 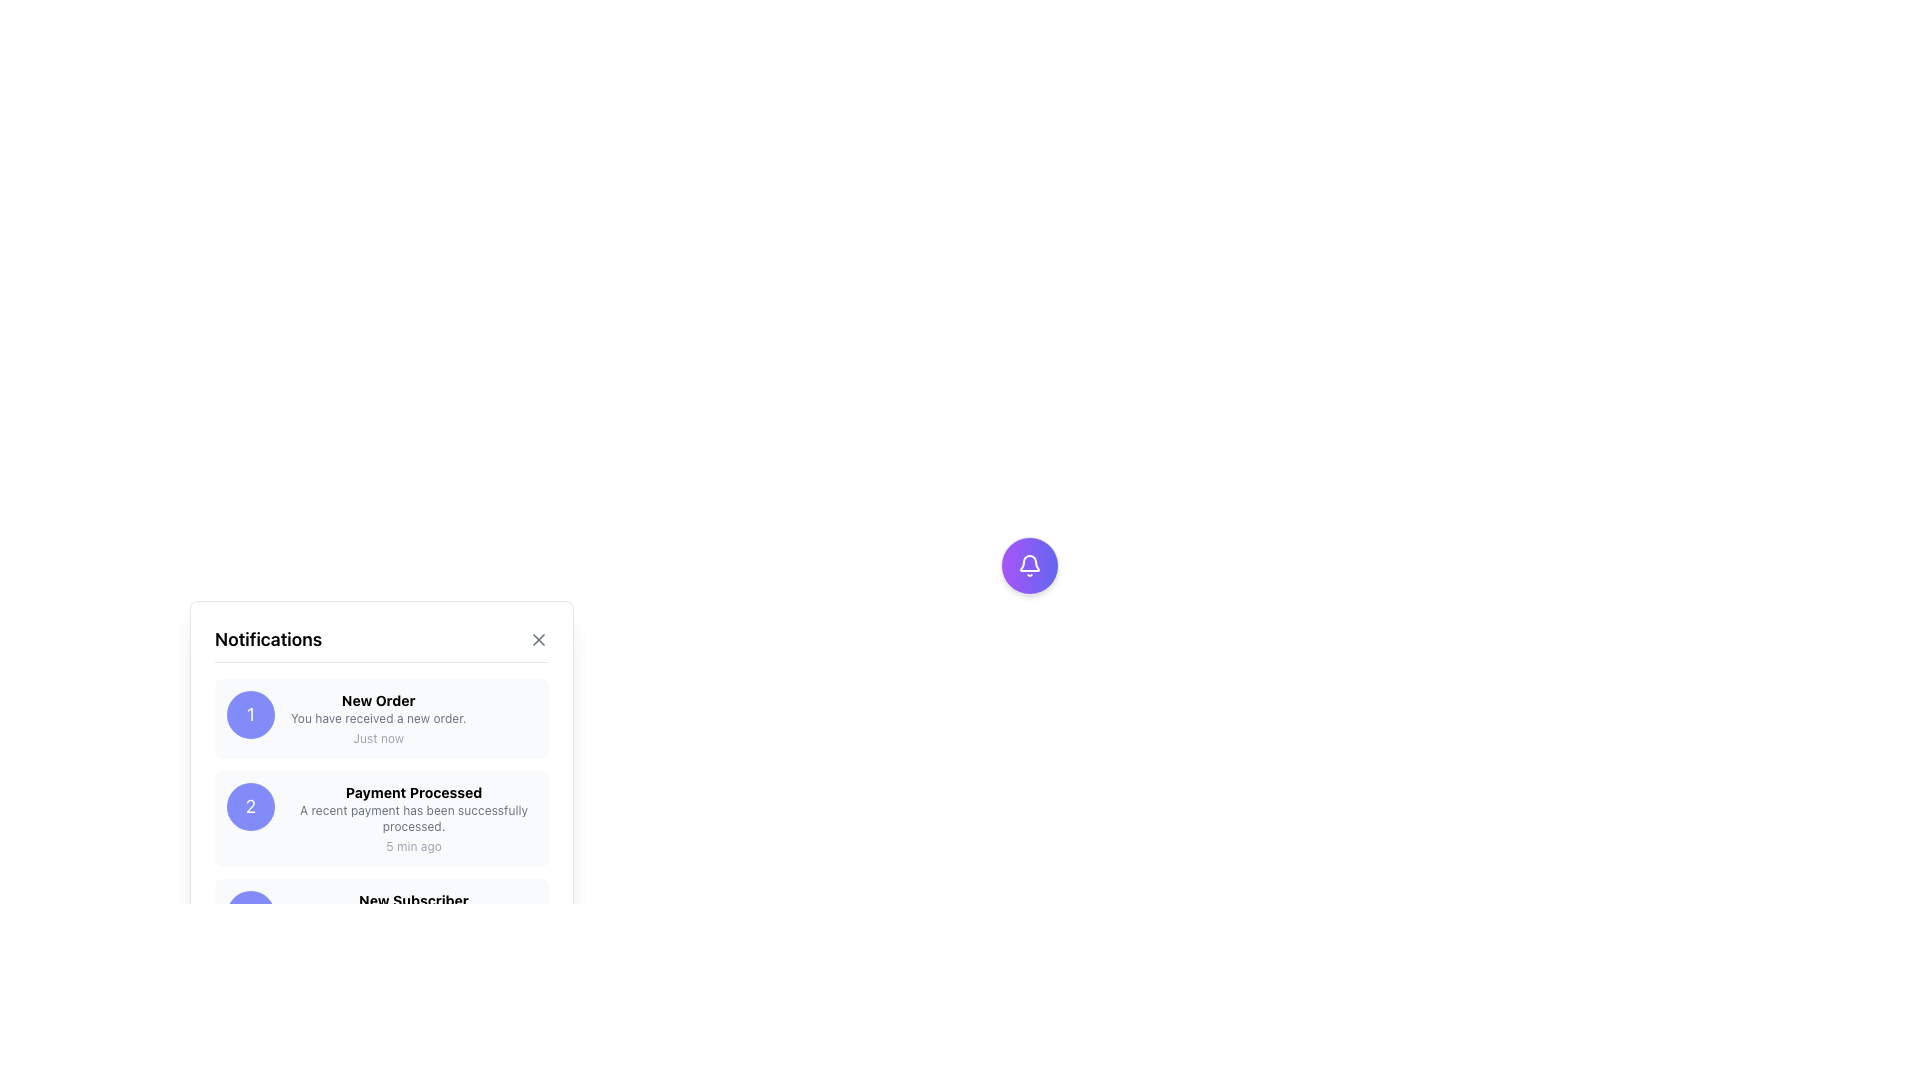 I want to click on the notification display text block that informs the user about a new order, so click(x=378, y=717).